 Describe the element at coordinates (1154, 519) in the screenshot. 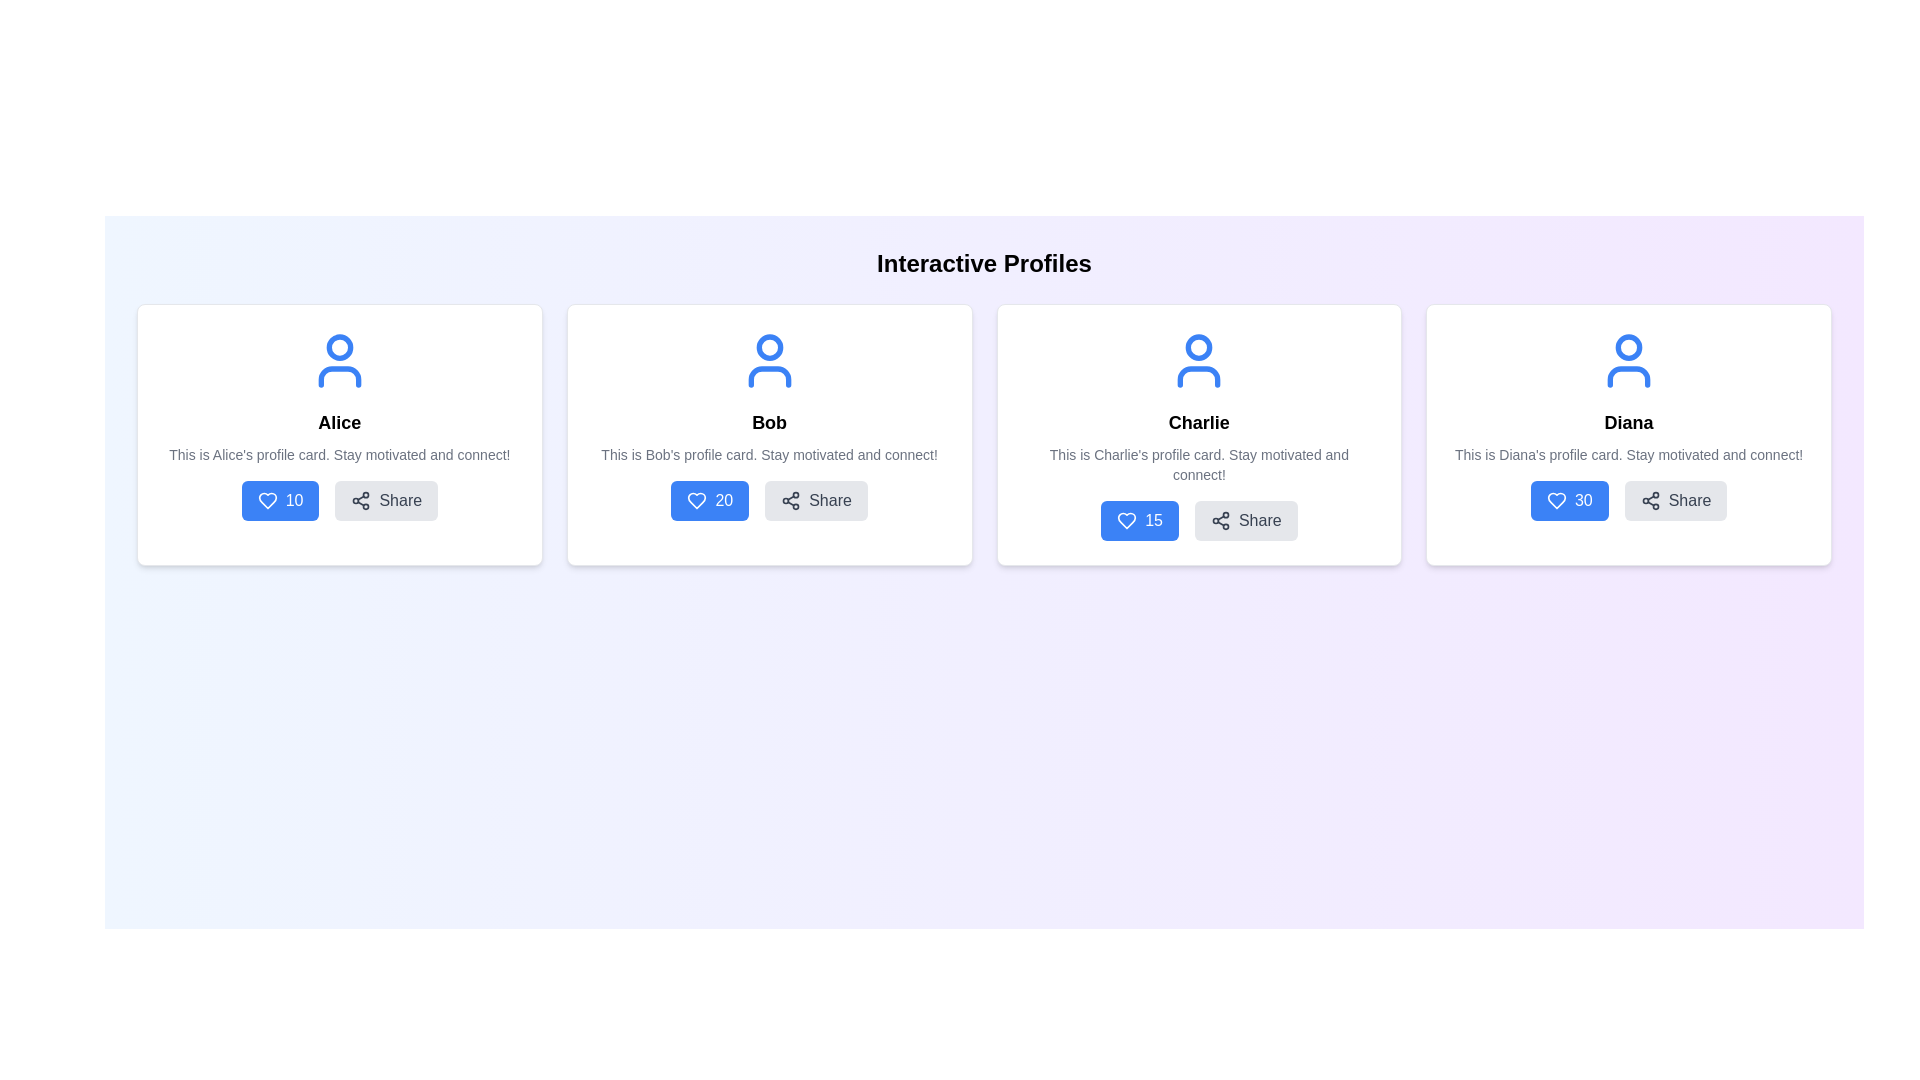

I see `count displayed in the text label located to the right of the heart icon in the interactive button under the 'Charlie' section of the third card from the left in the grid layout` at that location.